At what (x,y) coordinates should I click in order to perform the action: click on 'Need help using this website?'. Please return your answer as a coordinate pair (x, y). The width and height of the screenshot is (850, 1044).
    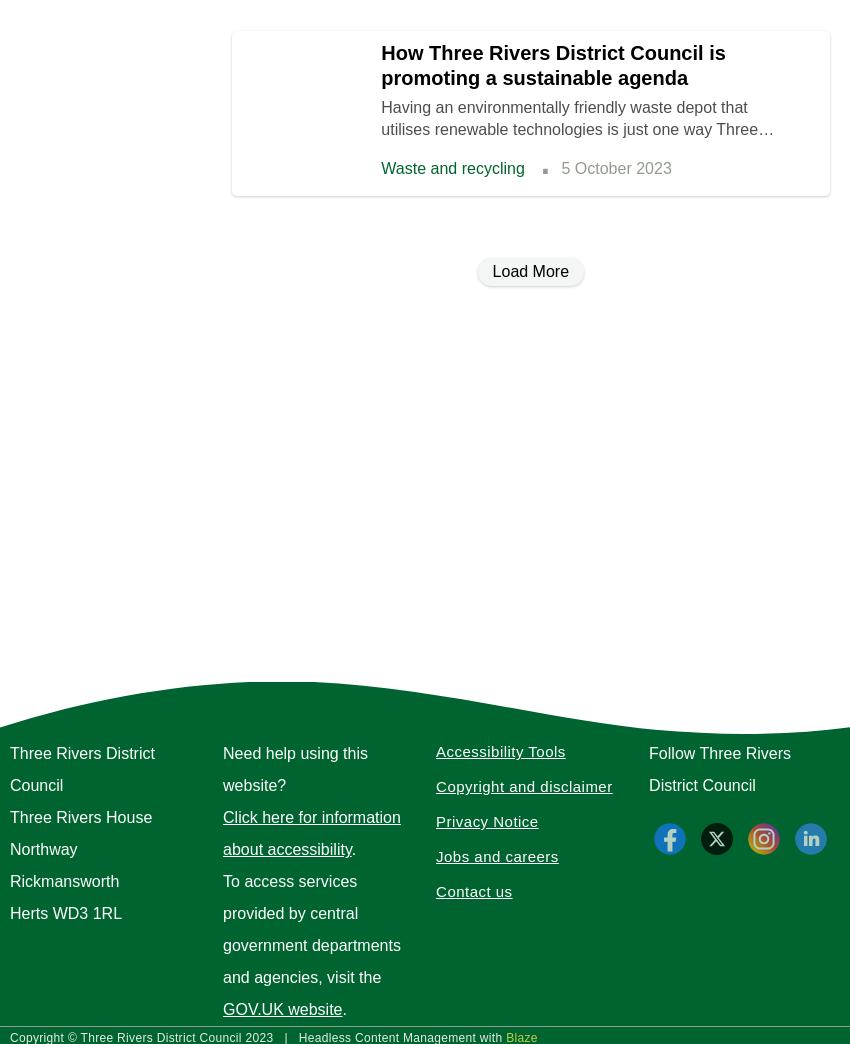
    Looking at the image, I should click on (223, 769).